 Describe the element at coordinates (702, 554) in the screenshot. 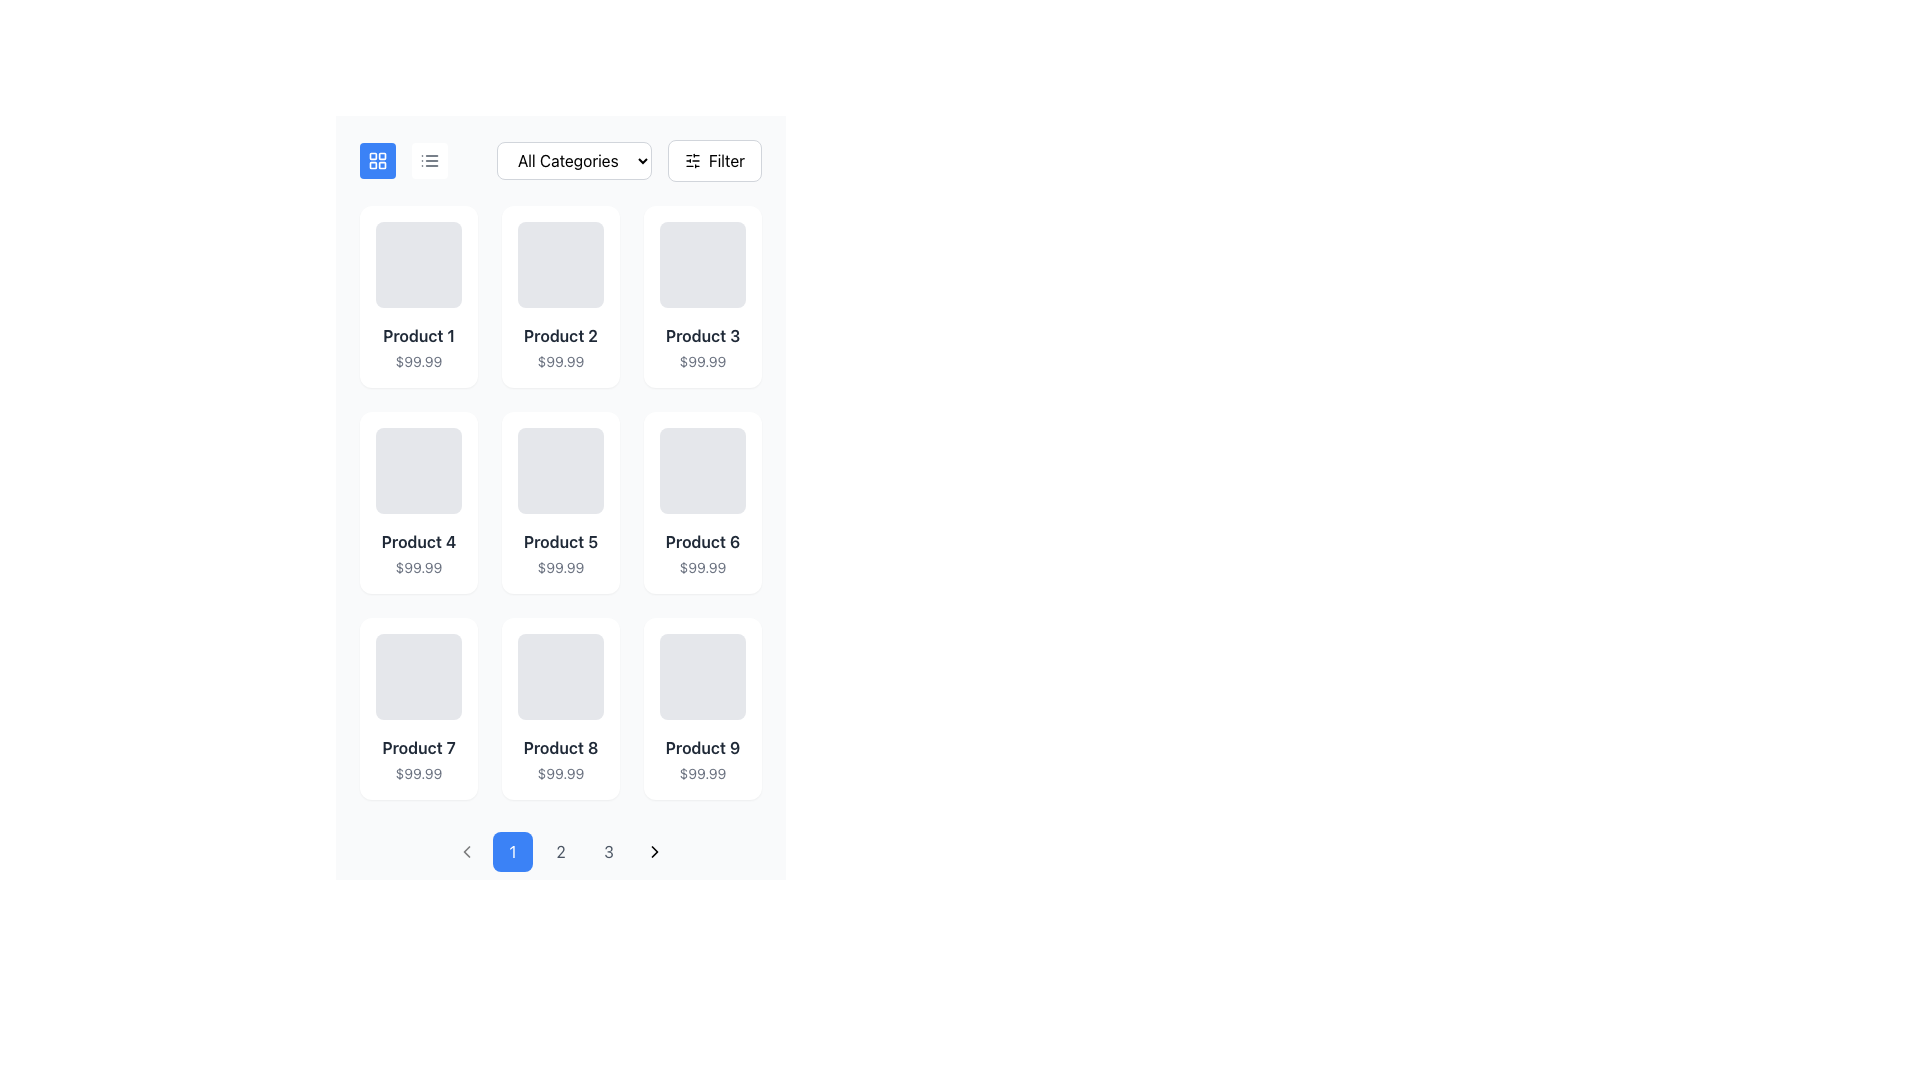

I see `price information displayed in the Text Display Component that shows '$99.99' below the product name 'Product 6' in a grid layout` at that location.